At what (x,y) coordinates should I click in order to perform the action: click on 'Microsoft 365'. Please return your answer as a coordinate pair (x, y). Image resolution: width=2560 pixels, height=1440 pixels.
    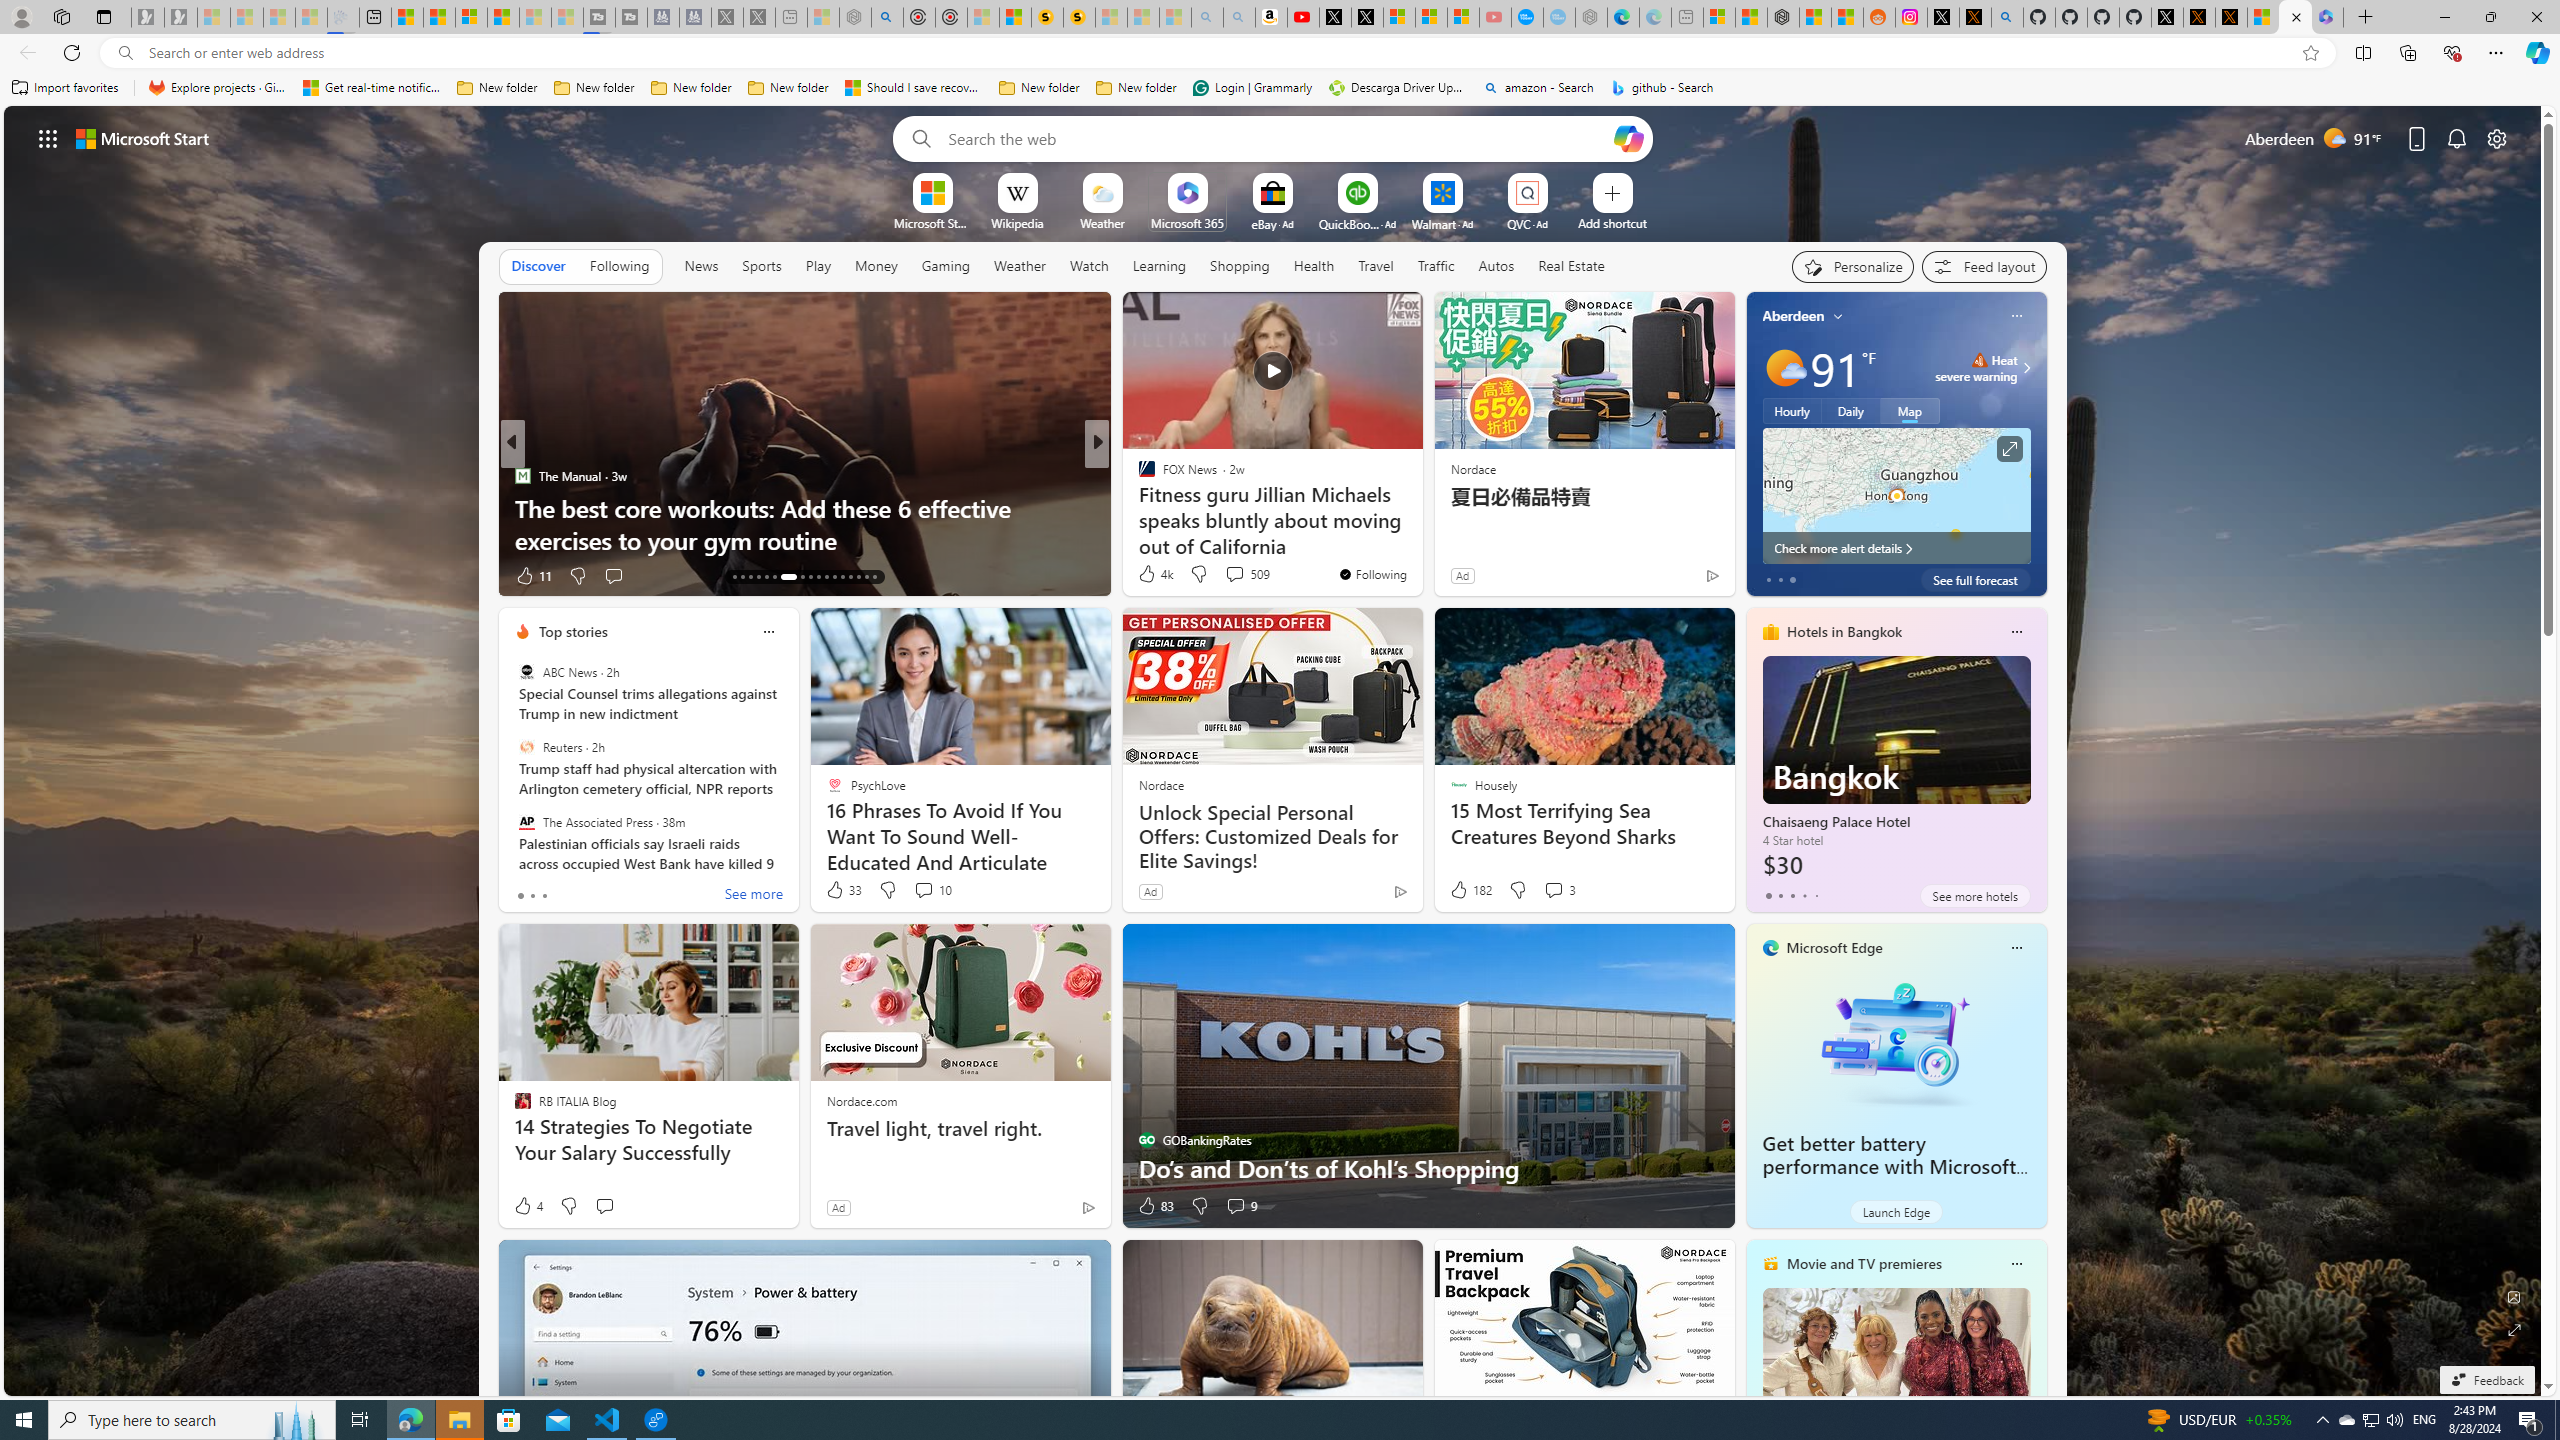
    Looking at the image, I should click on (1186, 222).